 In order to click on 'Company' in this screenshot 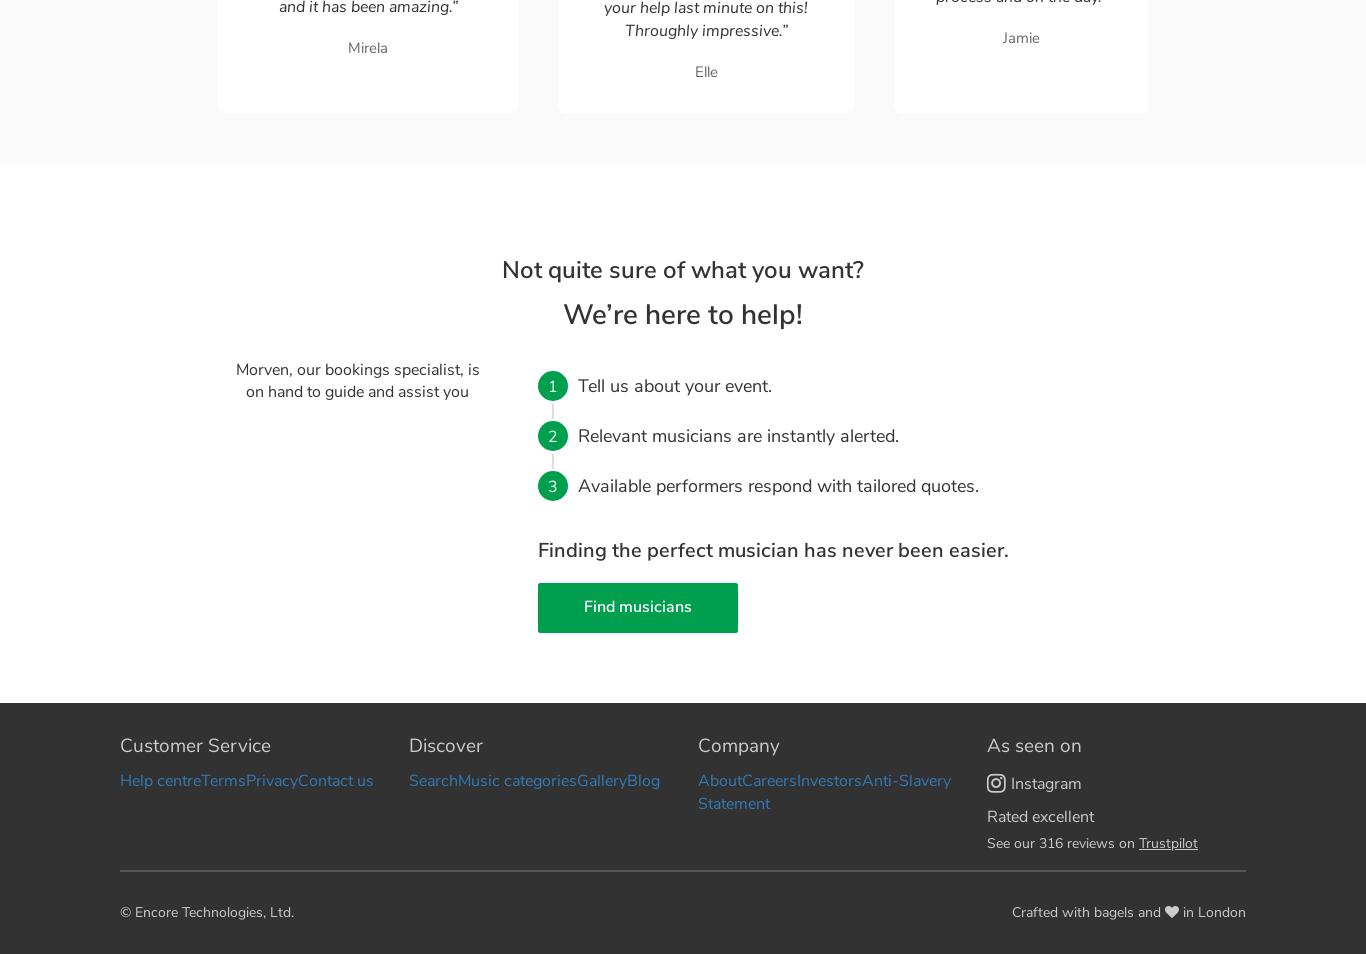, I will do `click(739, 744)`.